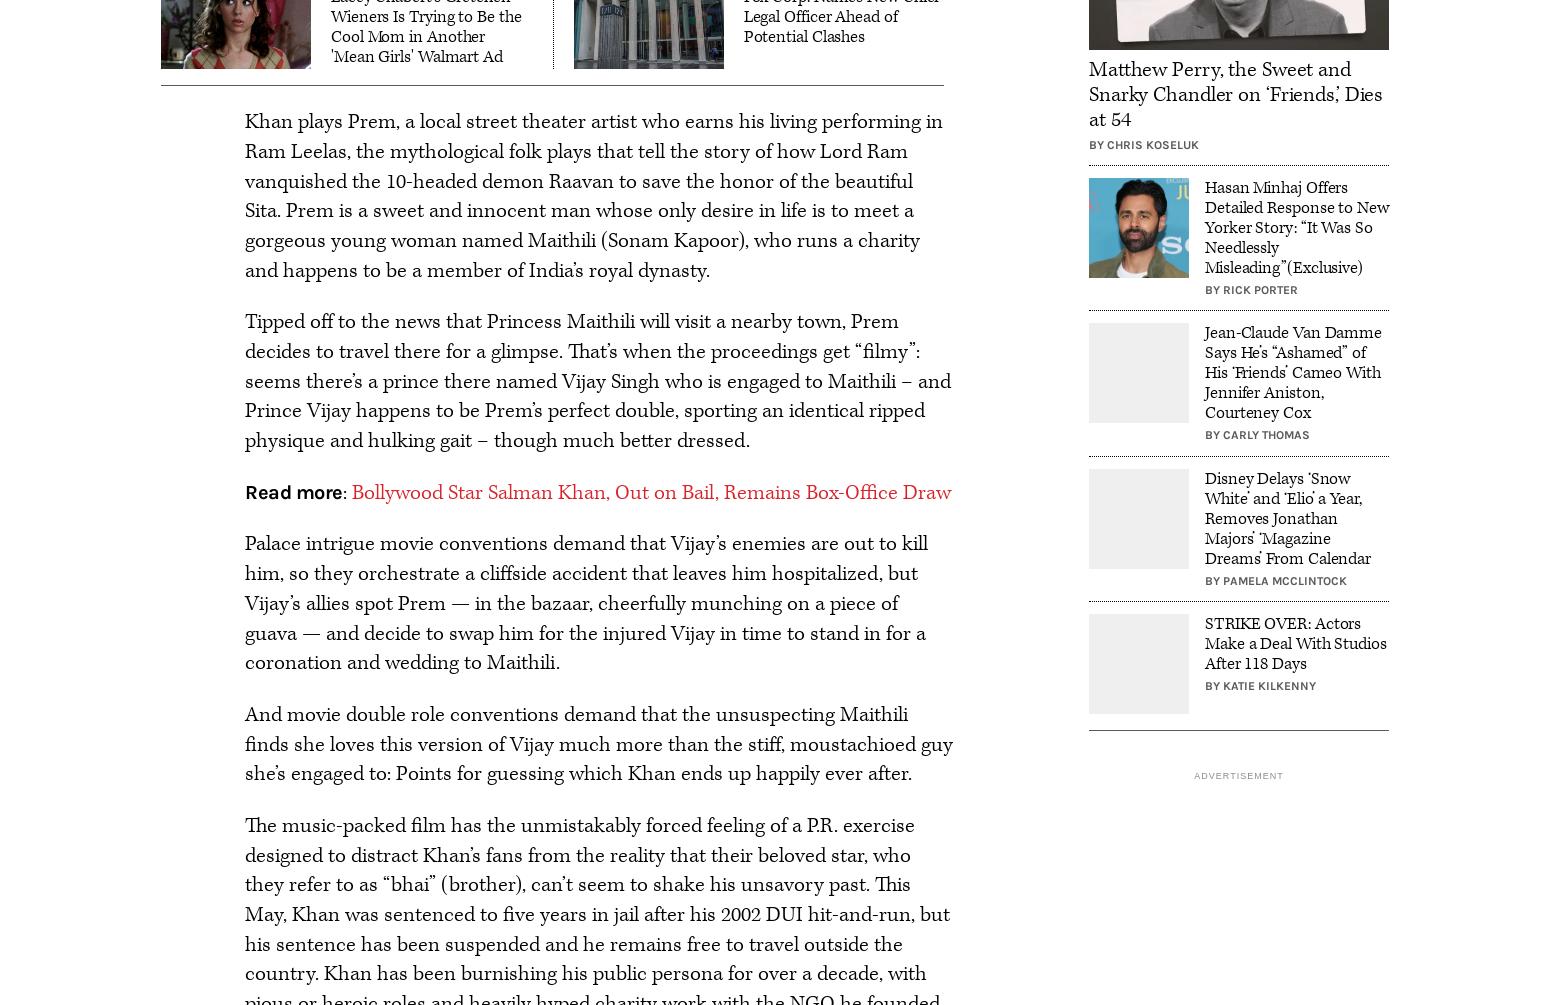 The height and width of the screenshot is (1005, 1550). What do you see at coordinates (1265, 434) in the screenshot?
I see `'Carly Thomas'` at bounding box center [1265, 434].